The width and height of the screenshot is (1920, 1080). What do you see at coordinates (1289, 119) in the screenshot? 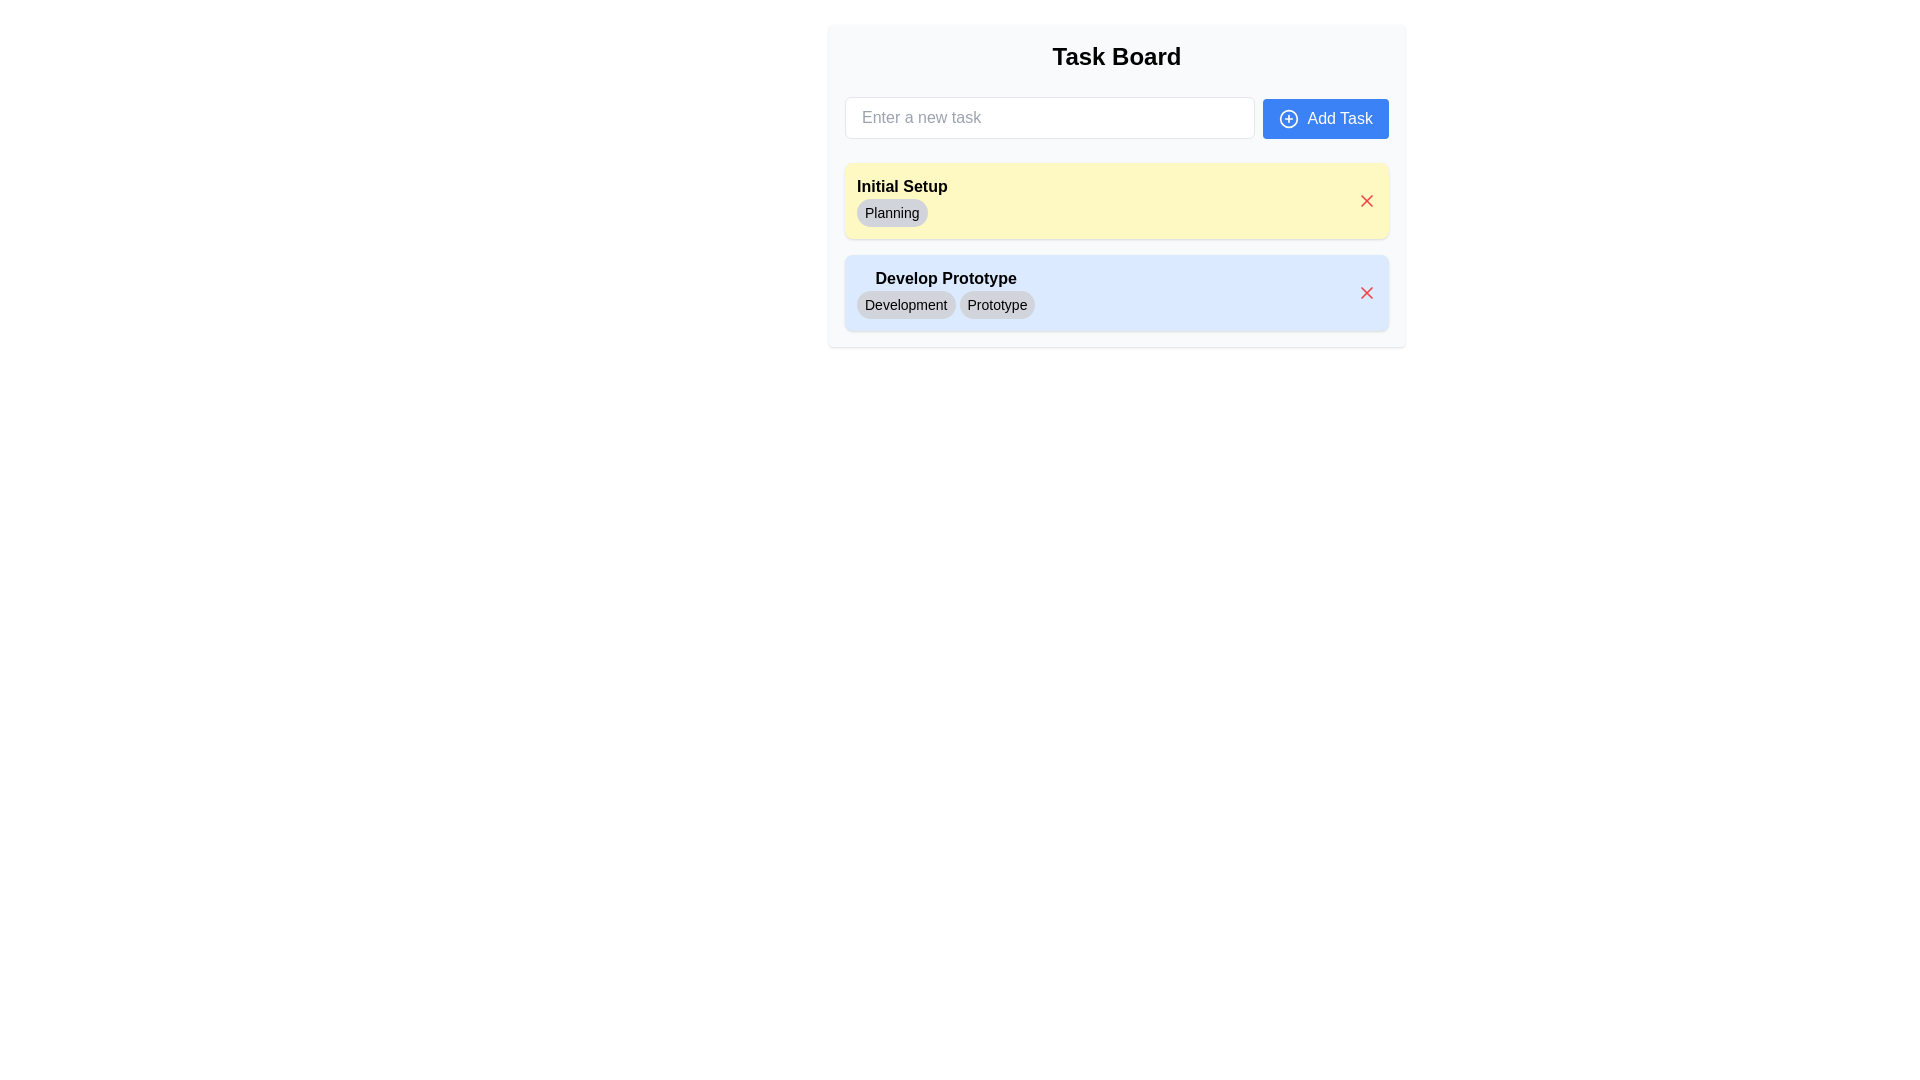
I see `the innermost circular component of the add-button icon located at the top-right corner of the task board interface` at bounding box center [1289, 119].